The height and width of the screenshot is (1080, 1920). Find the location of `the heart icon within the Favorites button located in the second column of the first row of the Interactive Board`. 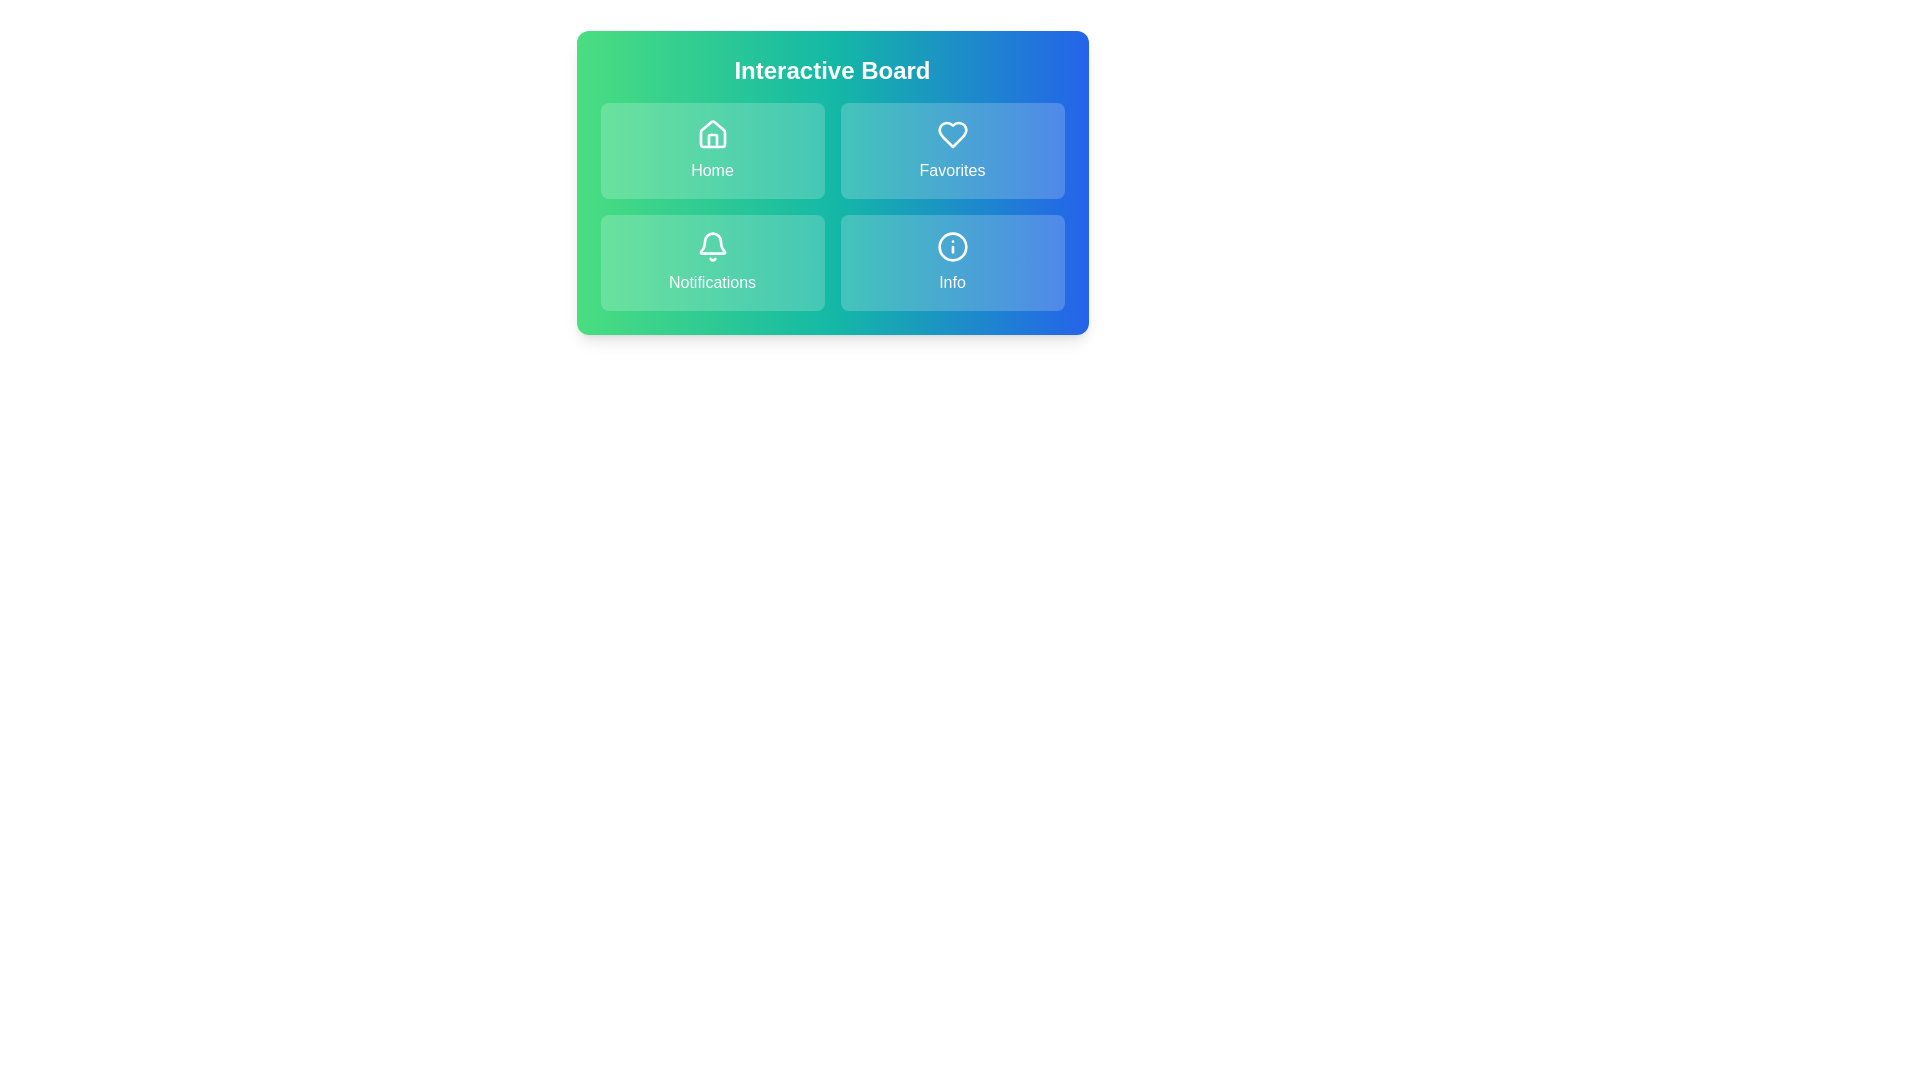

the heart icon within the Favorites button located in the second column of the first row of the Interactive Board is located at coordinates (951, 135).